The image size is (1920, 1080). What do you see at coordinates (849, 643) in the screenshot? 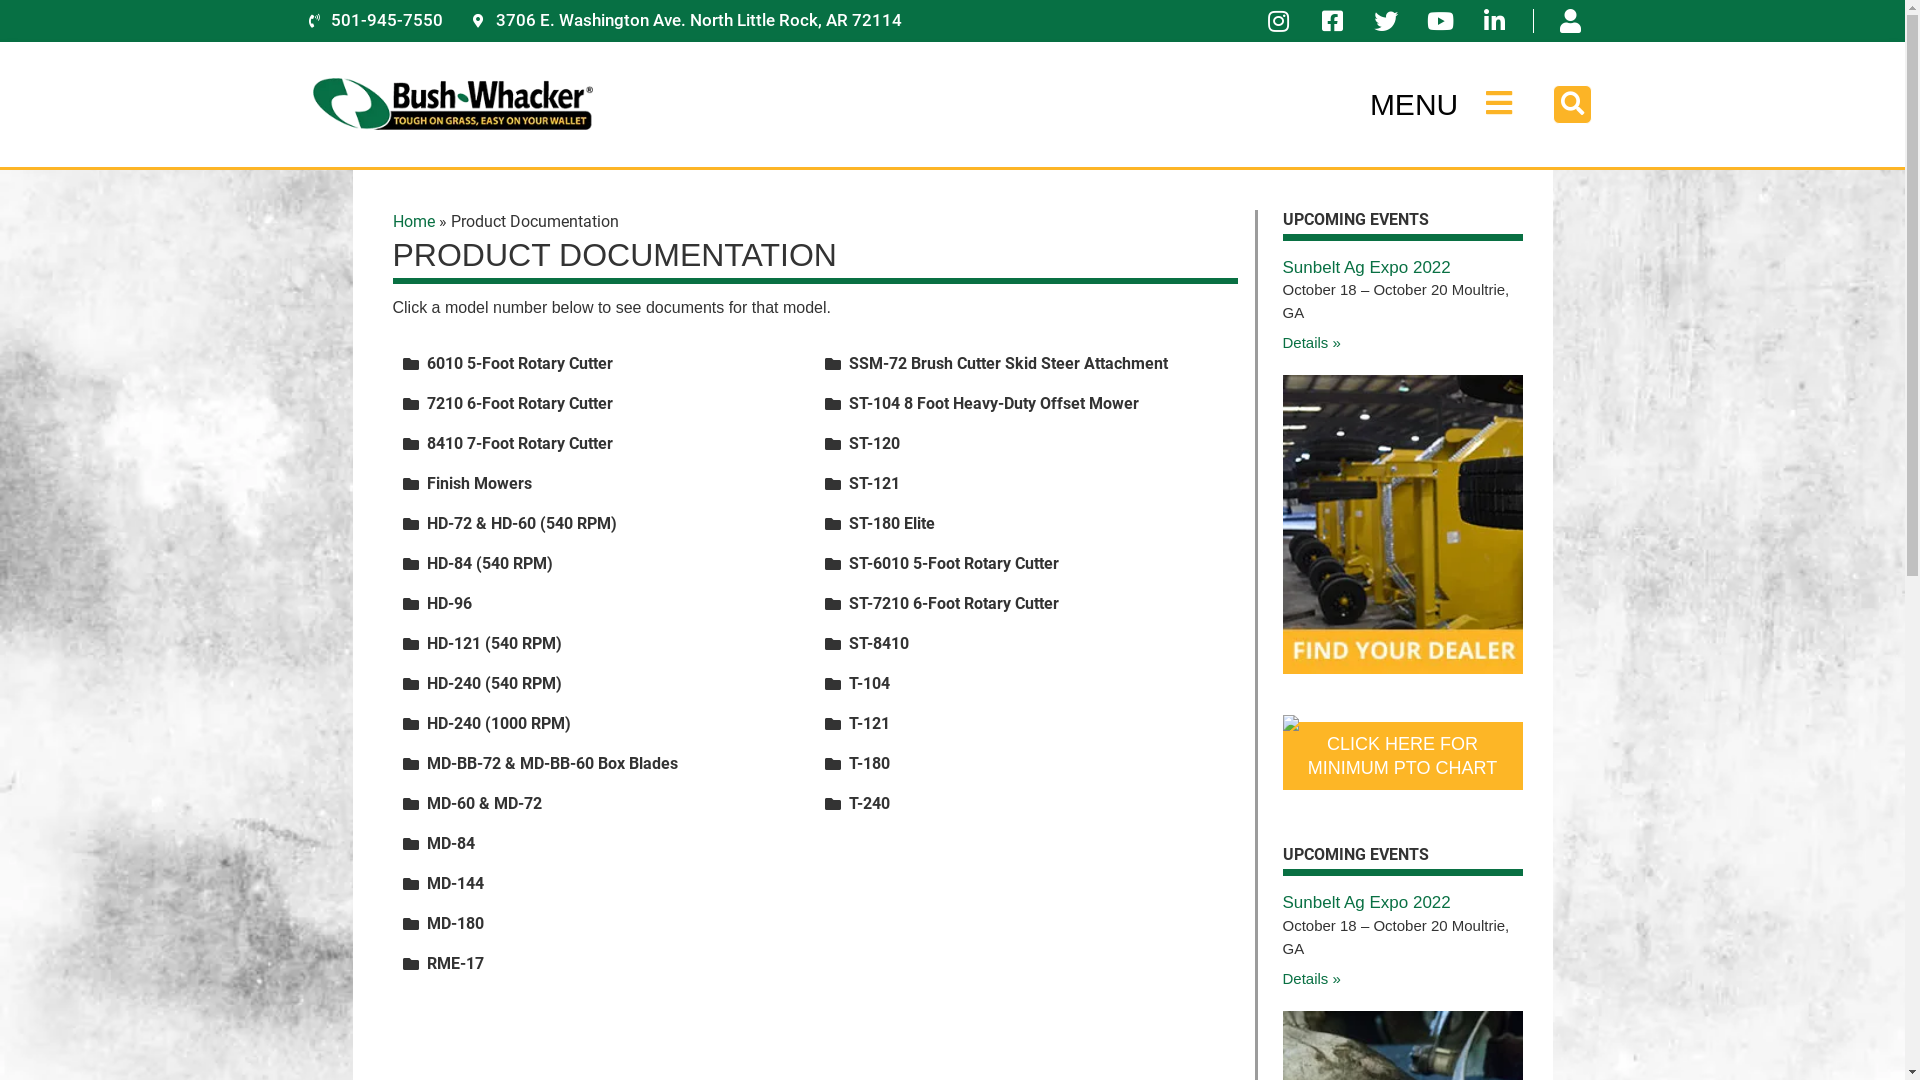
I see `'ST-8410'` at bounding box center [849, 643].